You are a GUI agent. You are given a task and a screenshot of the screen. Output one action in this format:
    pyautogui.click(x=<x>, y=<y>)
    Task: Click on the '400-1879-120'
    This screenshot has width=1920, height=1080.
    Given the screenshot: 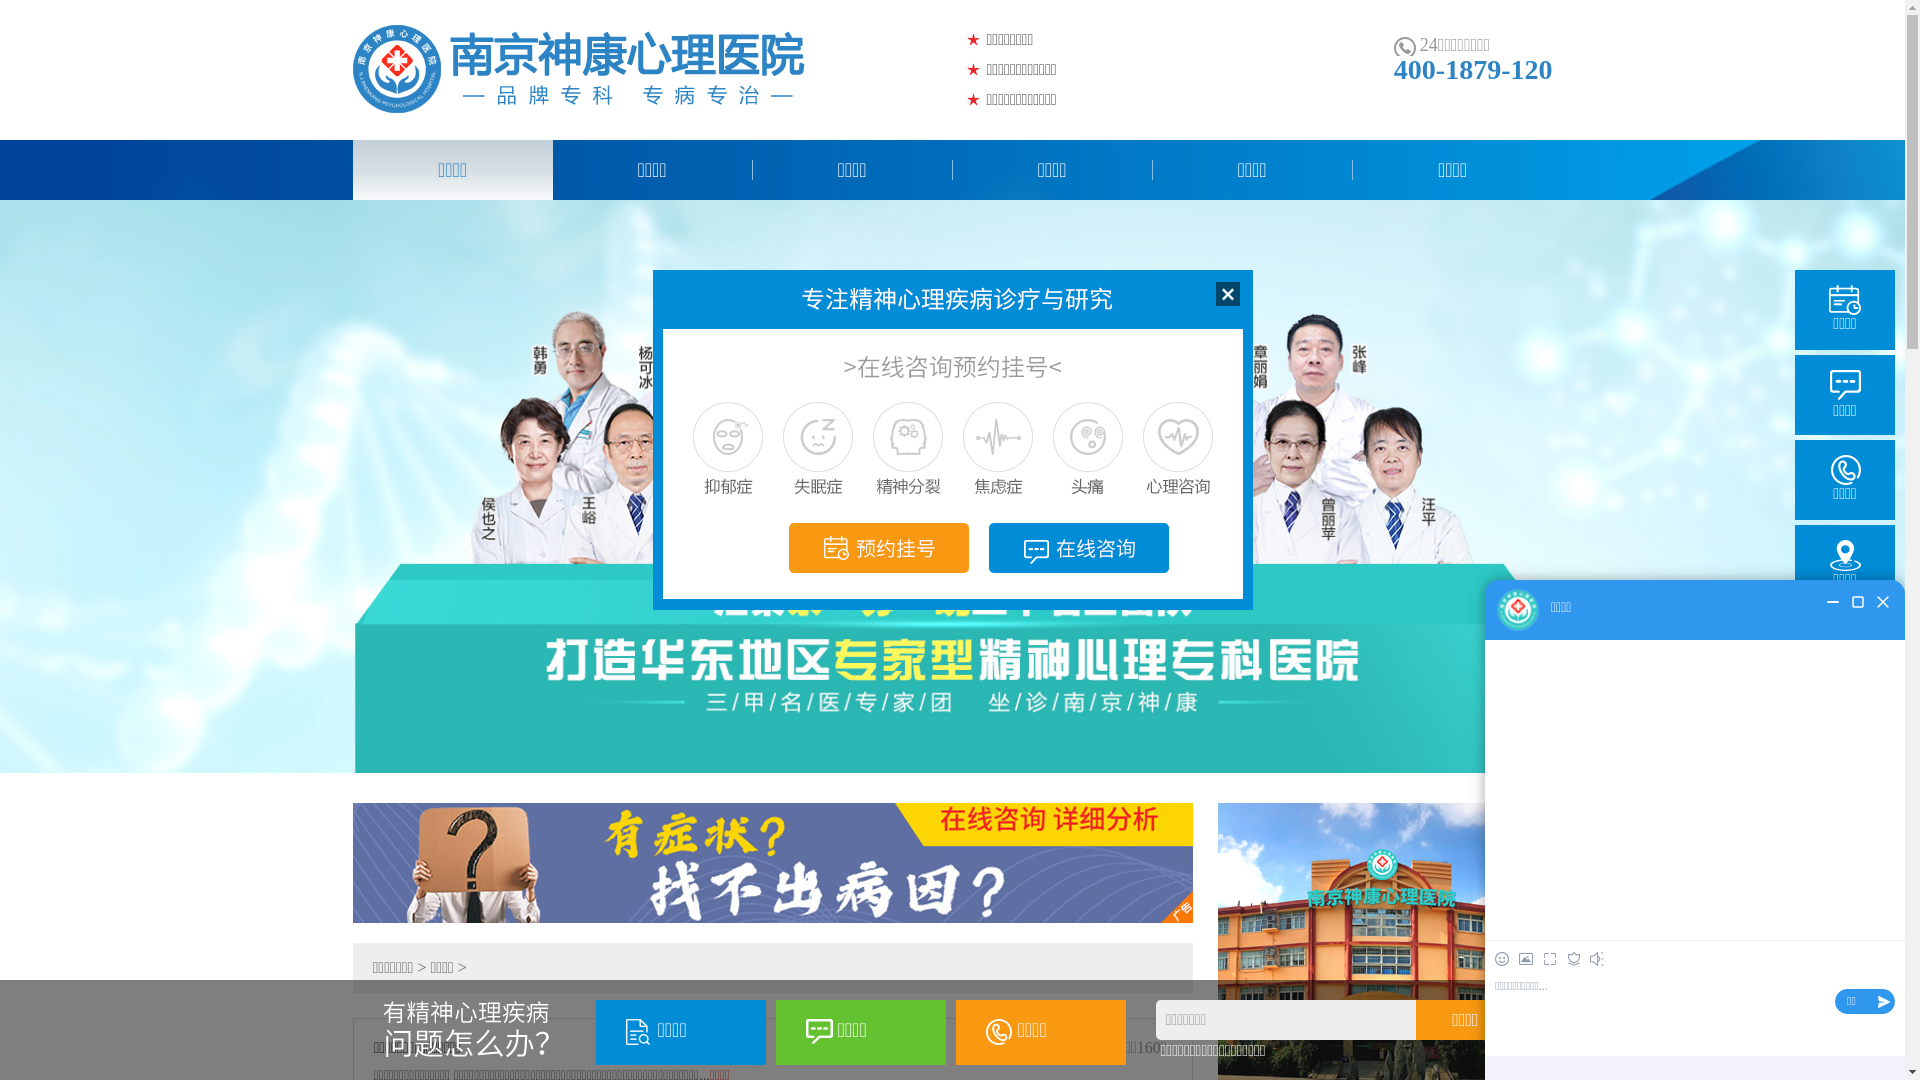 What is the action you would take?
    pyautogui.click(x=1473, y=68)
    